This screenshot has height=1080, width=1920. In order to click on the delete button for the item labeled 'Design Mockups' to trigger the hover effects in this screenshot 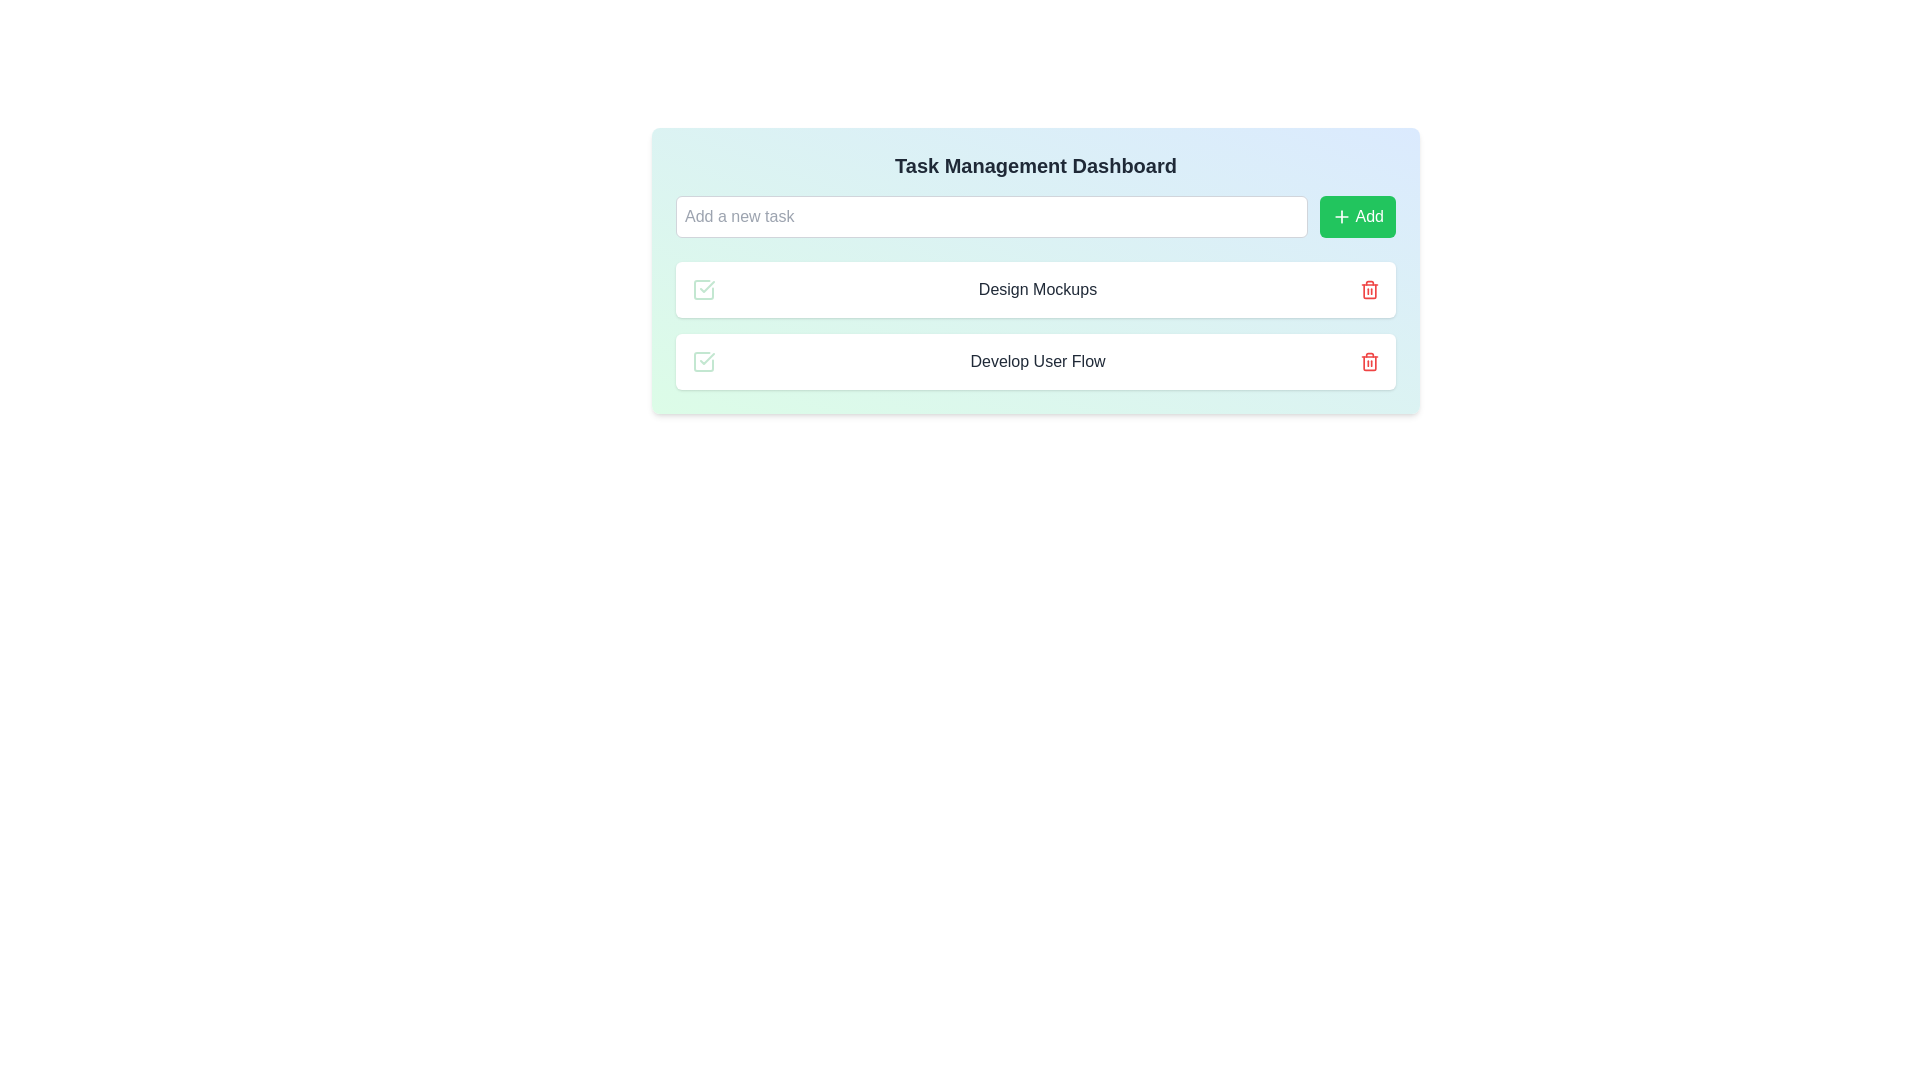, I will do `click(1368, 289)`.